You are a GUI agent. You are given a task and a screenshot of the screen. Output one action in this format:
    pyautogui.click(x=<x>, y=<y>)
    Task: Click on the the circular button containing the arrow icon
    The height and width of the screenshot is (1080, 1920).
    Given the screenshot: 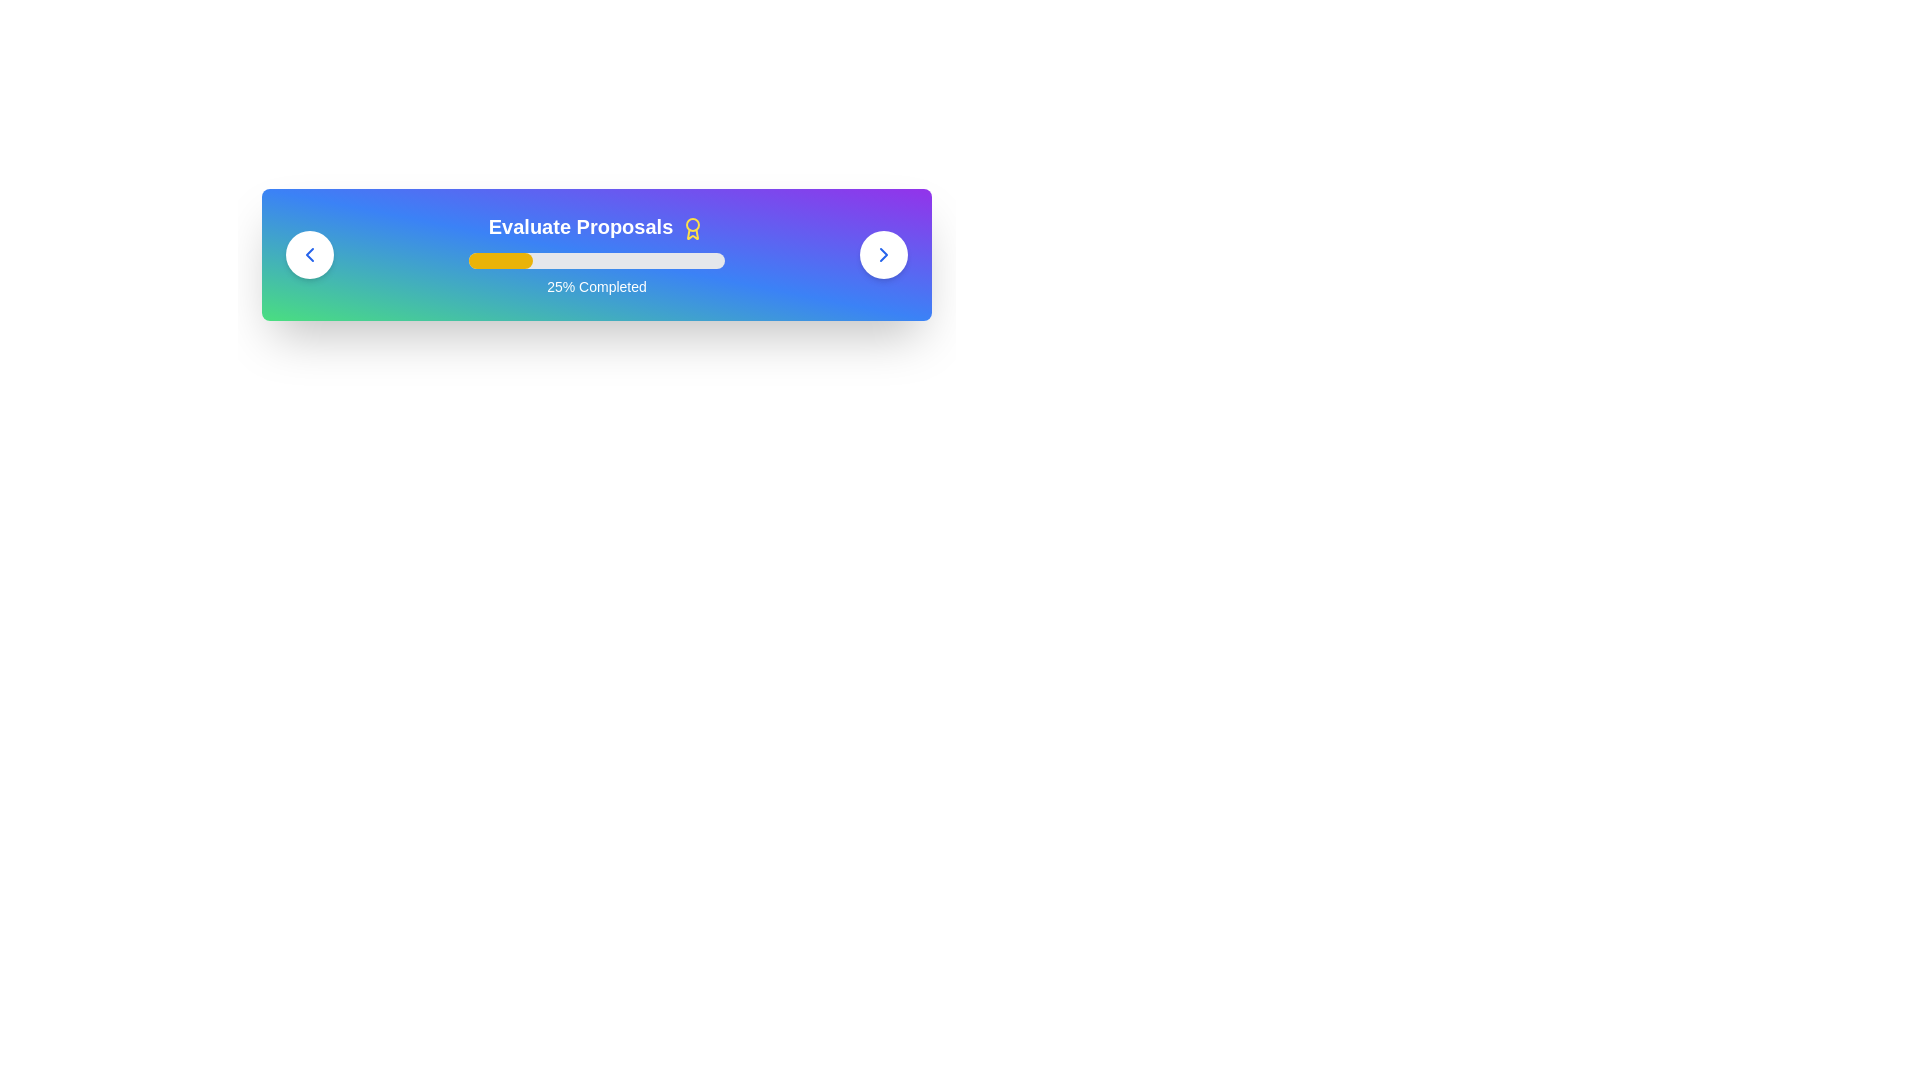 What is the action you would take?
    pyautogui.click(x=309, y=253)
    